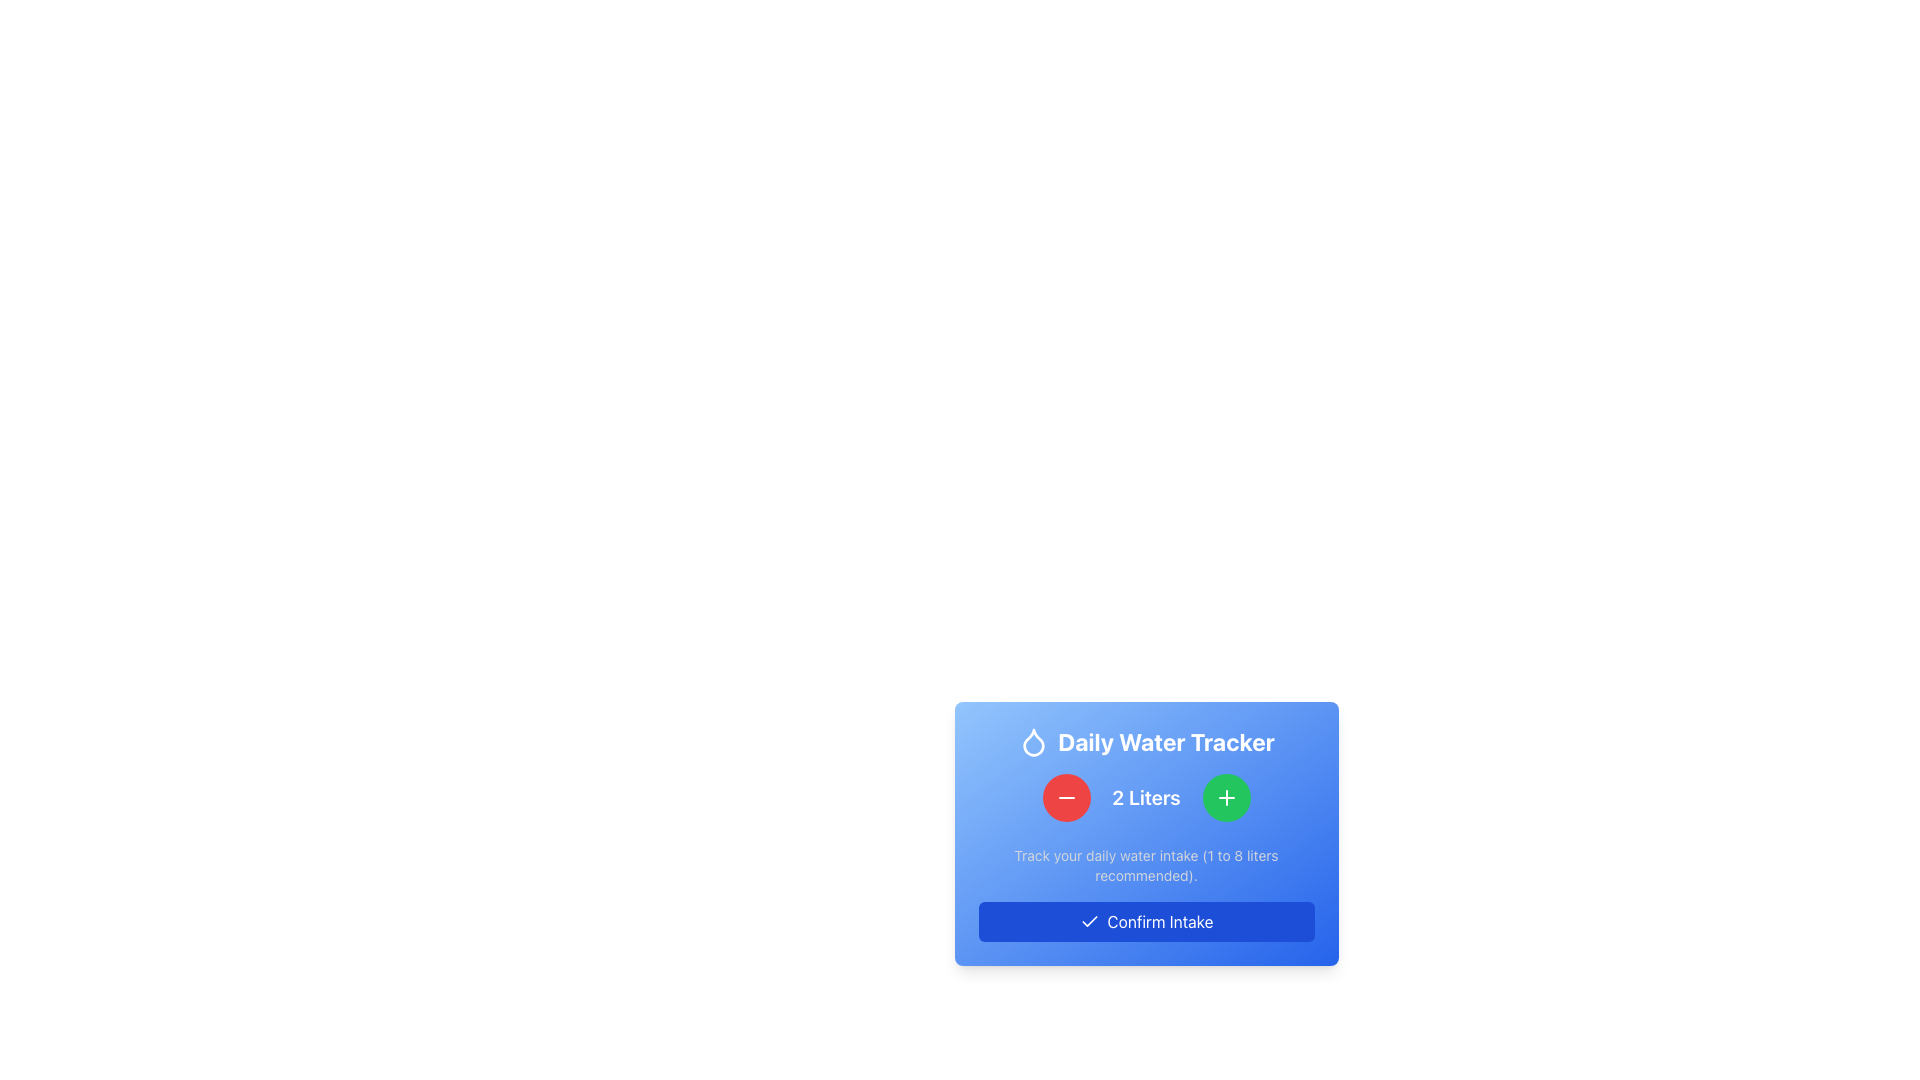 This screenshot has width=1920, height=1080. What do you see at coordinates (1065, 797) in the screenshot?
I see `the small red circular button with a minus symbol, which is located to the left of the '2 Liters' text` at bounding box center [1065, 797].